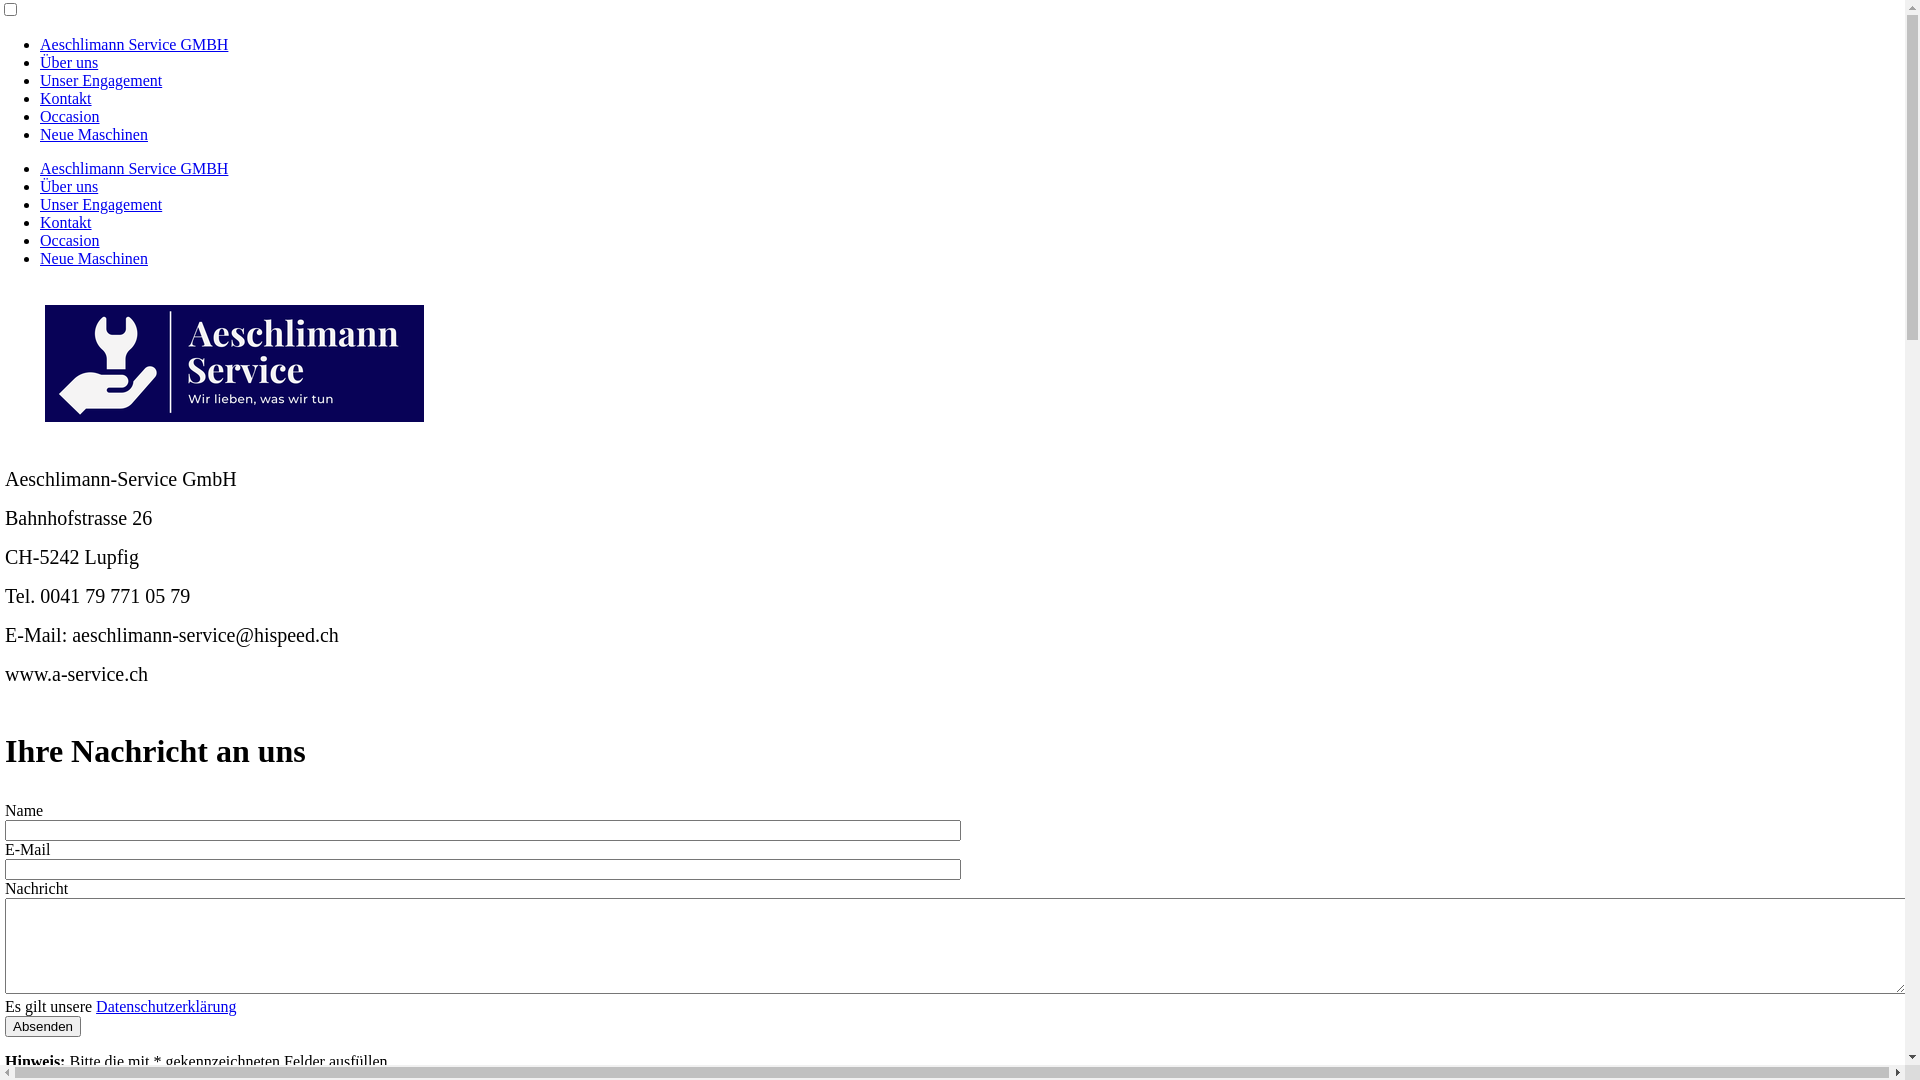  I want to click on 'Neue Maschinen', so click(93, 134).